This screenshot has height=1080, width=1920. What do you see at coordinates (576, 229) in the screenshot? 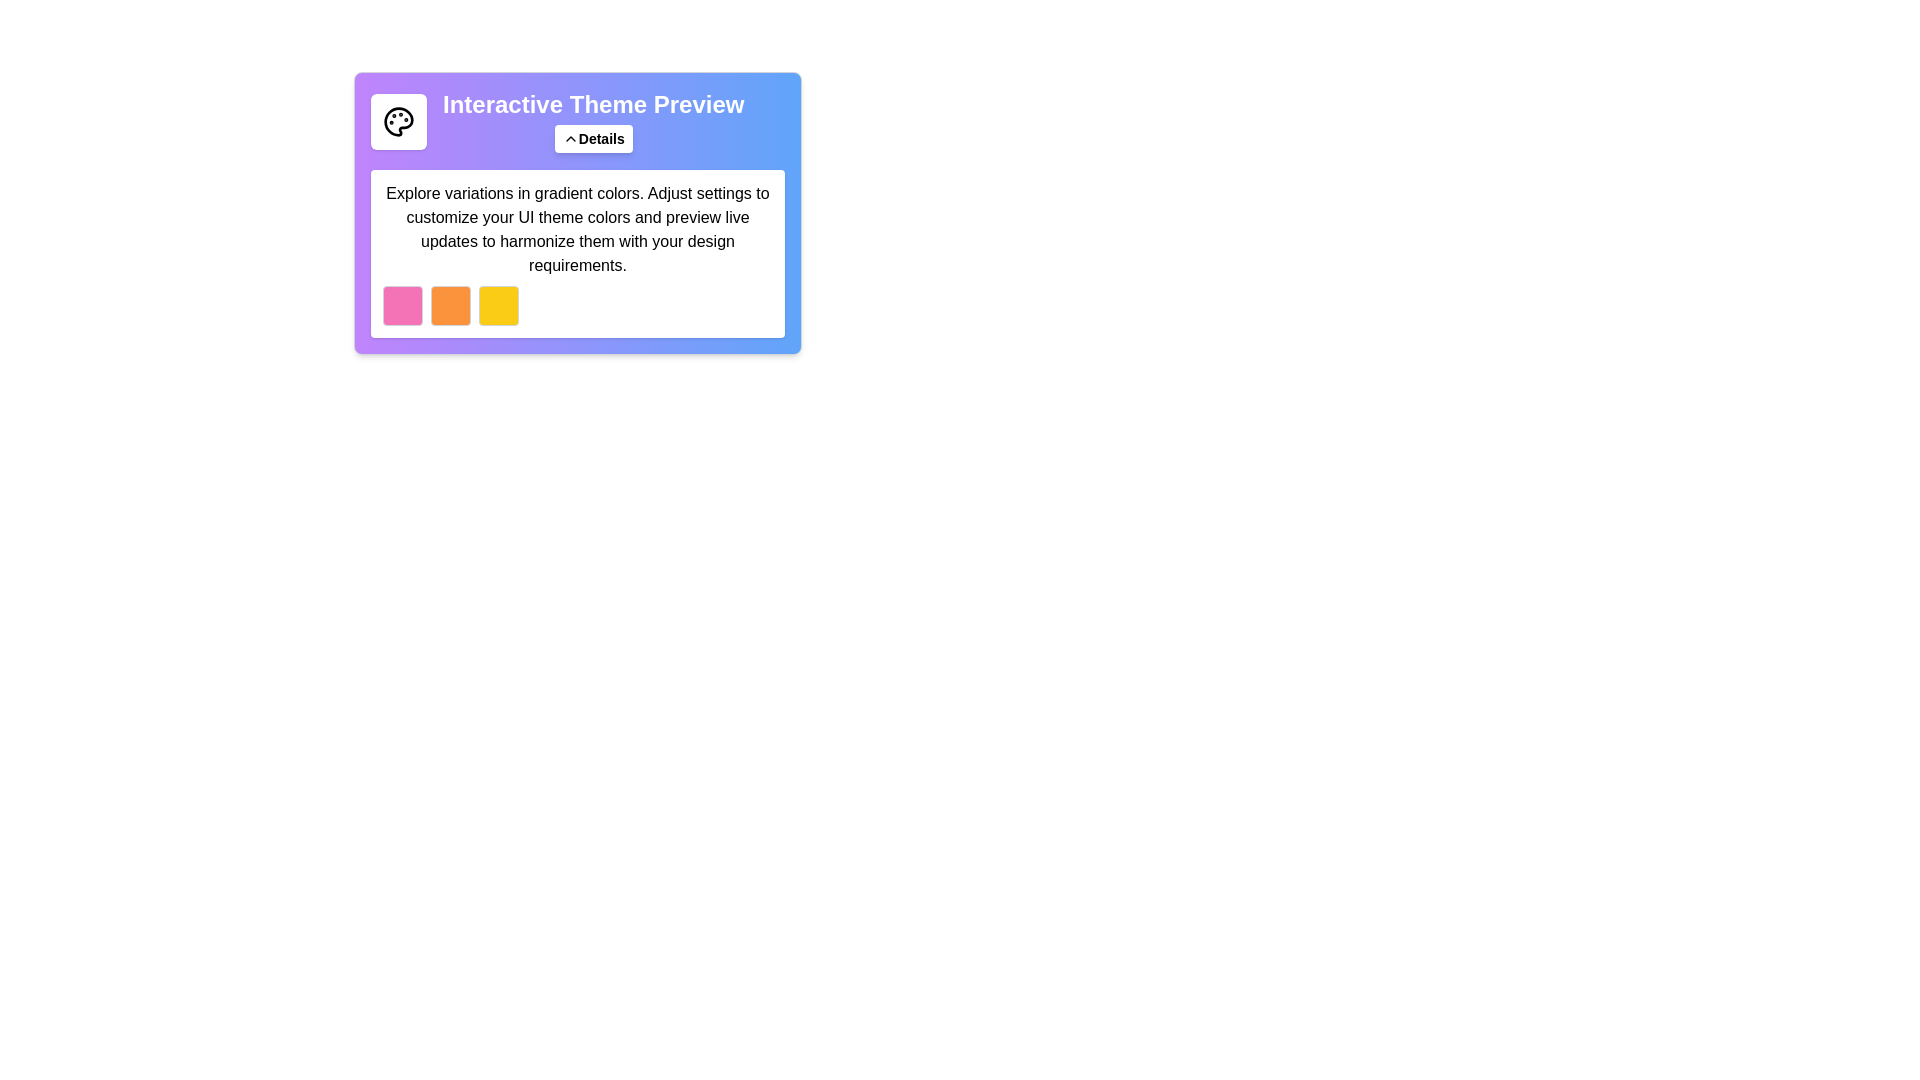
I see `the Informative Text Block that explains the purpose and interaction possibilities of the surrounding UI components related to gradient and UI theme customization, located below the 'Interactive Theme Preview' header` at bounding box center [576, 229].